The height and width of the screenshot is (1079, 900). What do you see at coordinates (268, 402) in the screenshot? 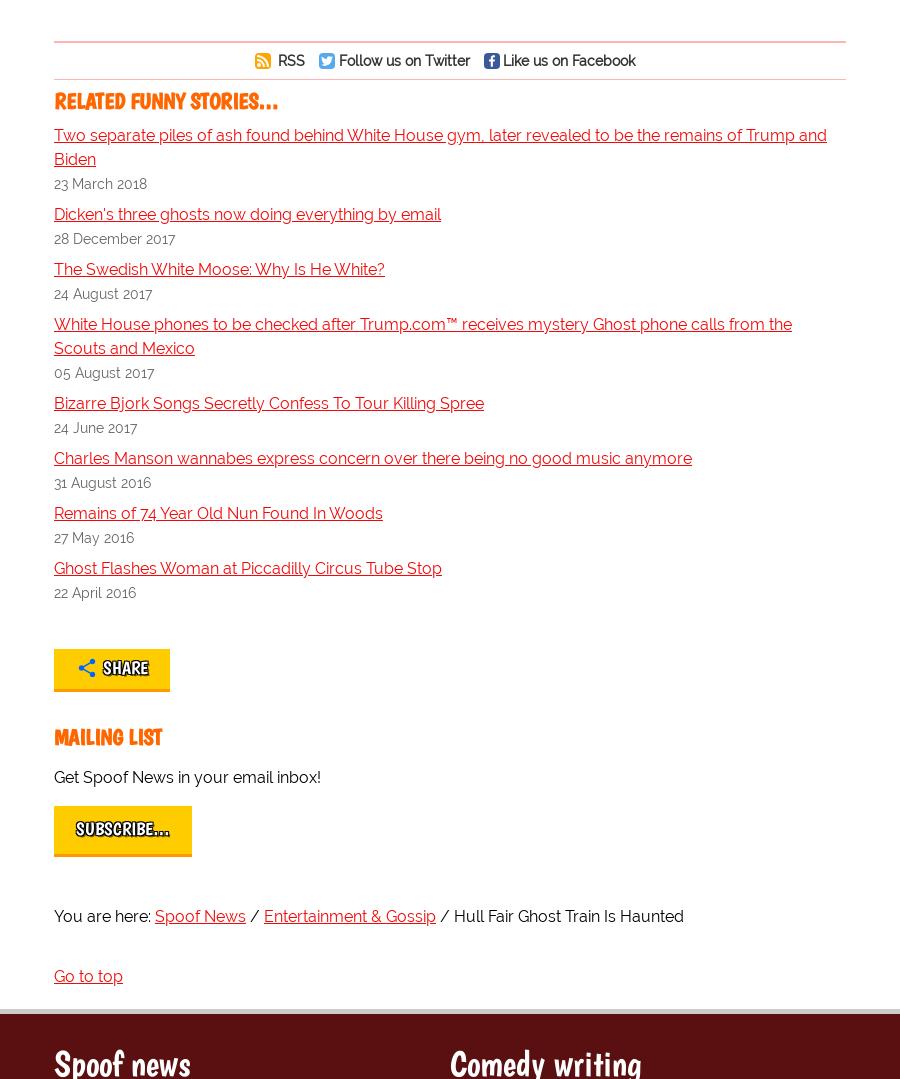
I see `'Bizarre Bjork Songs Secretly Confess To Tour Killing Spree'` at bounding box center [268, 402].